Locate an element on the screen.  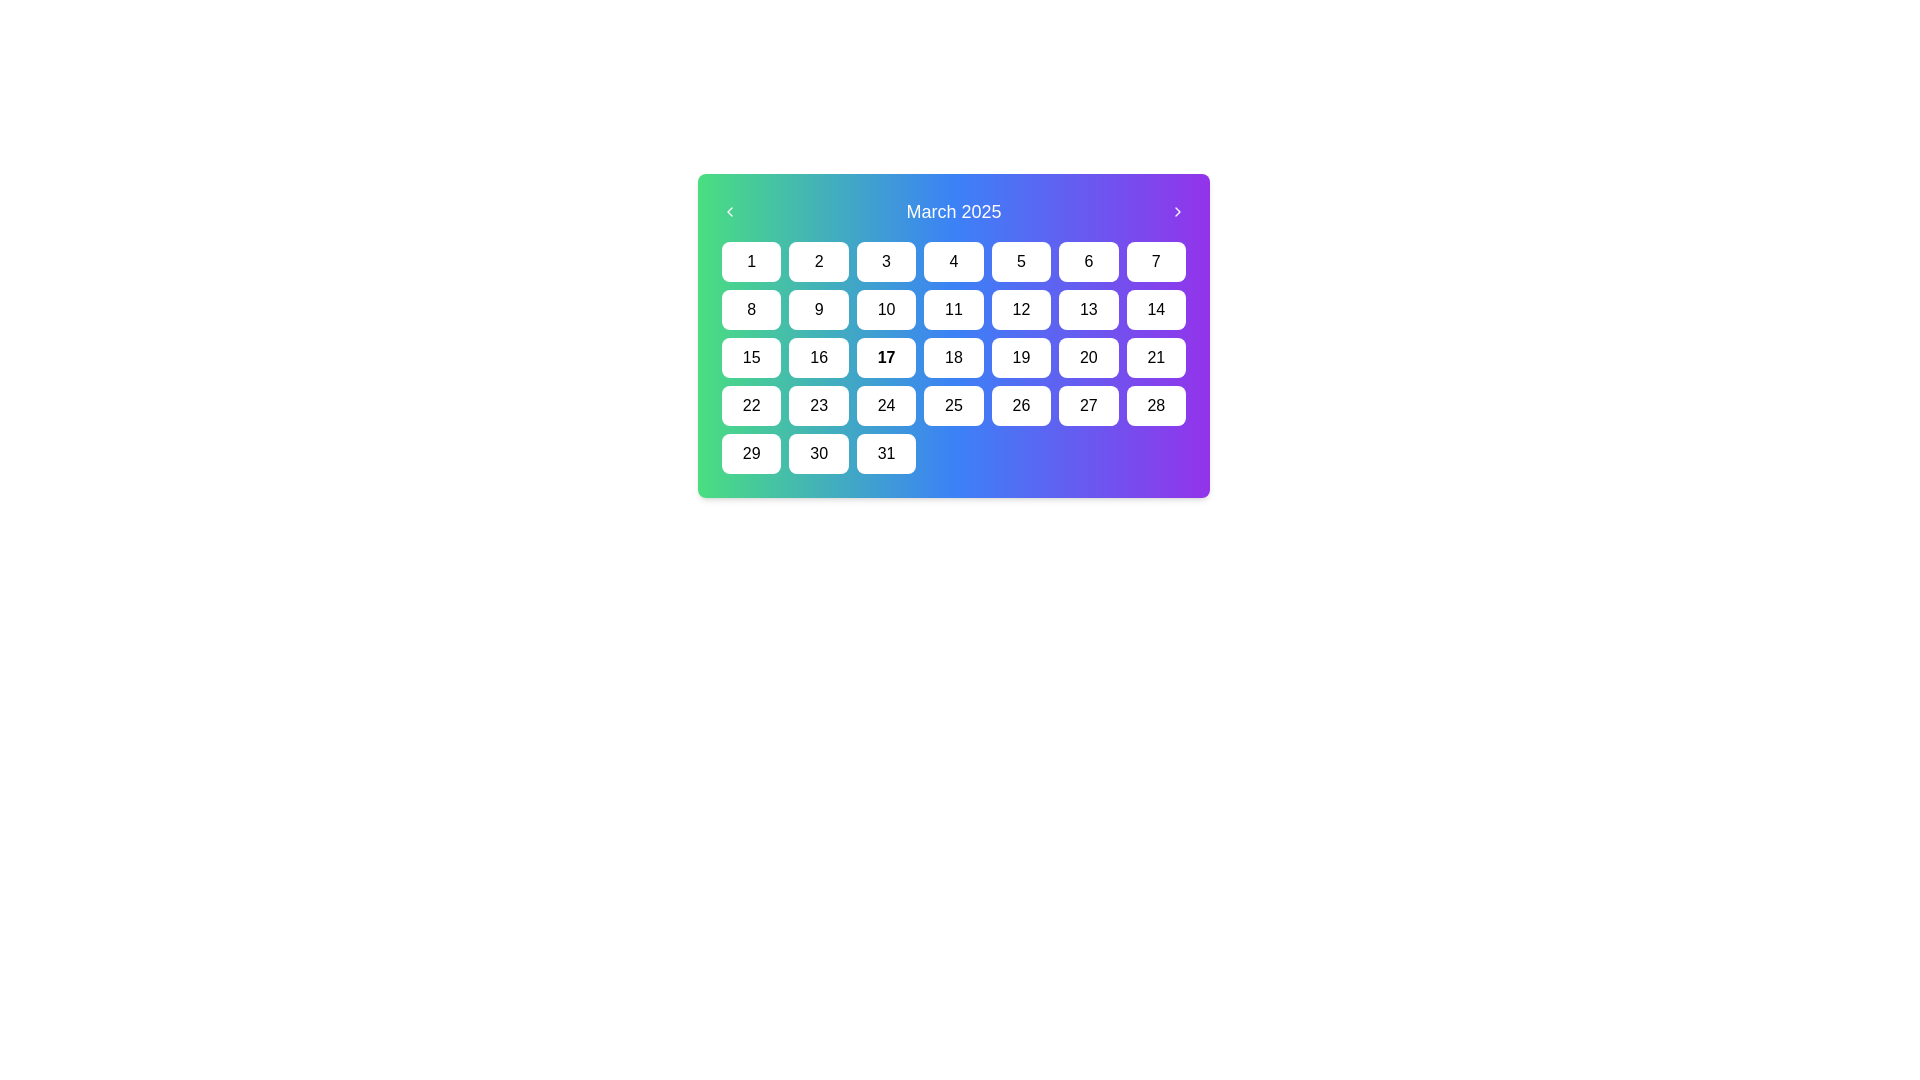
the calendar grid is located at coordinates (953, 357).